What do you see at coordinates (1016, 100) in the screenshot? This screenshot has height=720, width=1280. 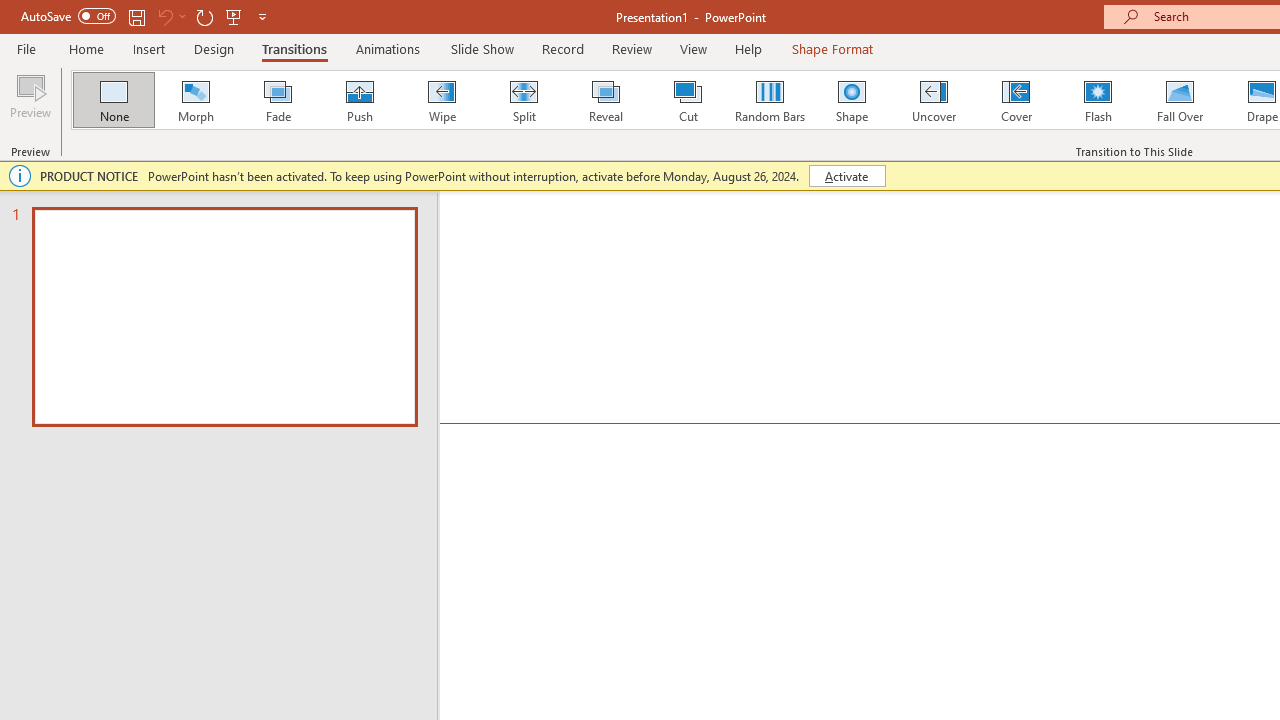 I see `'Cover'` at bounding box center [1016, 100].